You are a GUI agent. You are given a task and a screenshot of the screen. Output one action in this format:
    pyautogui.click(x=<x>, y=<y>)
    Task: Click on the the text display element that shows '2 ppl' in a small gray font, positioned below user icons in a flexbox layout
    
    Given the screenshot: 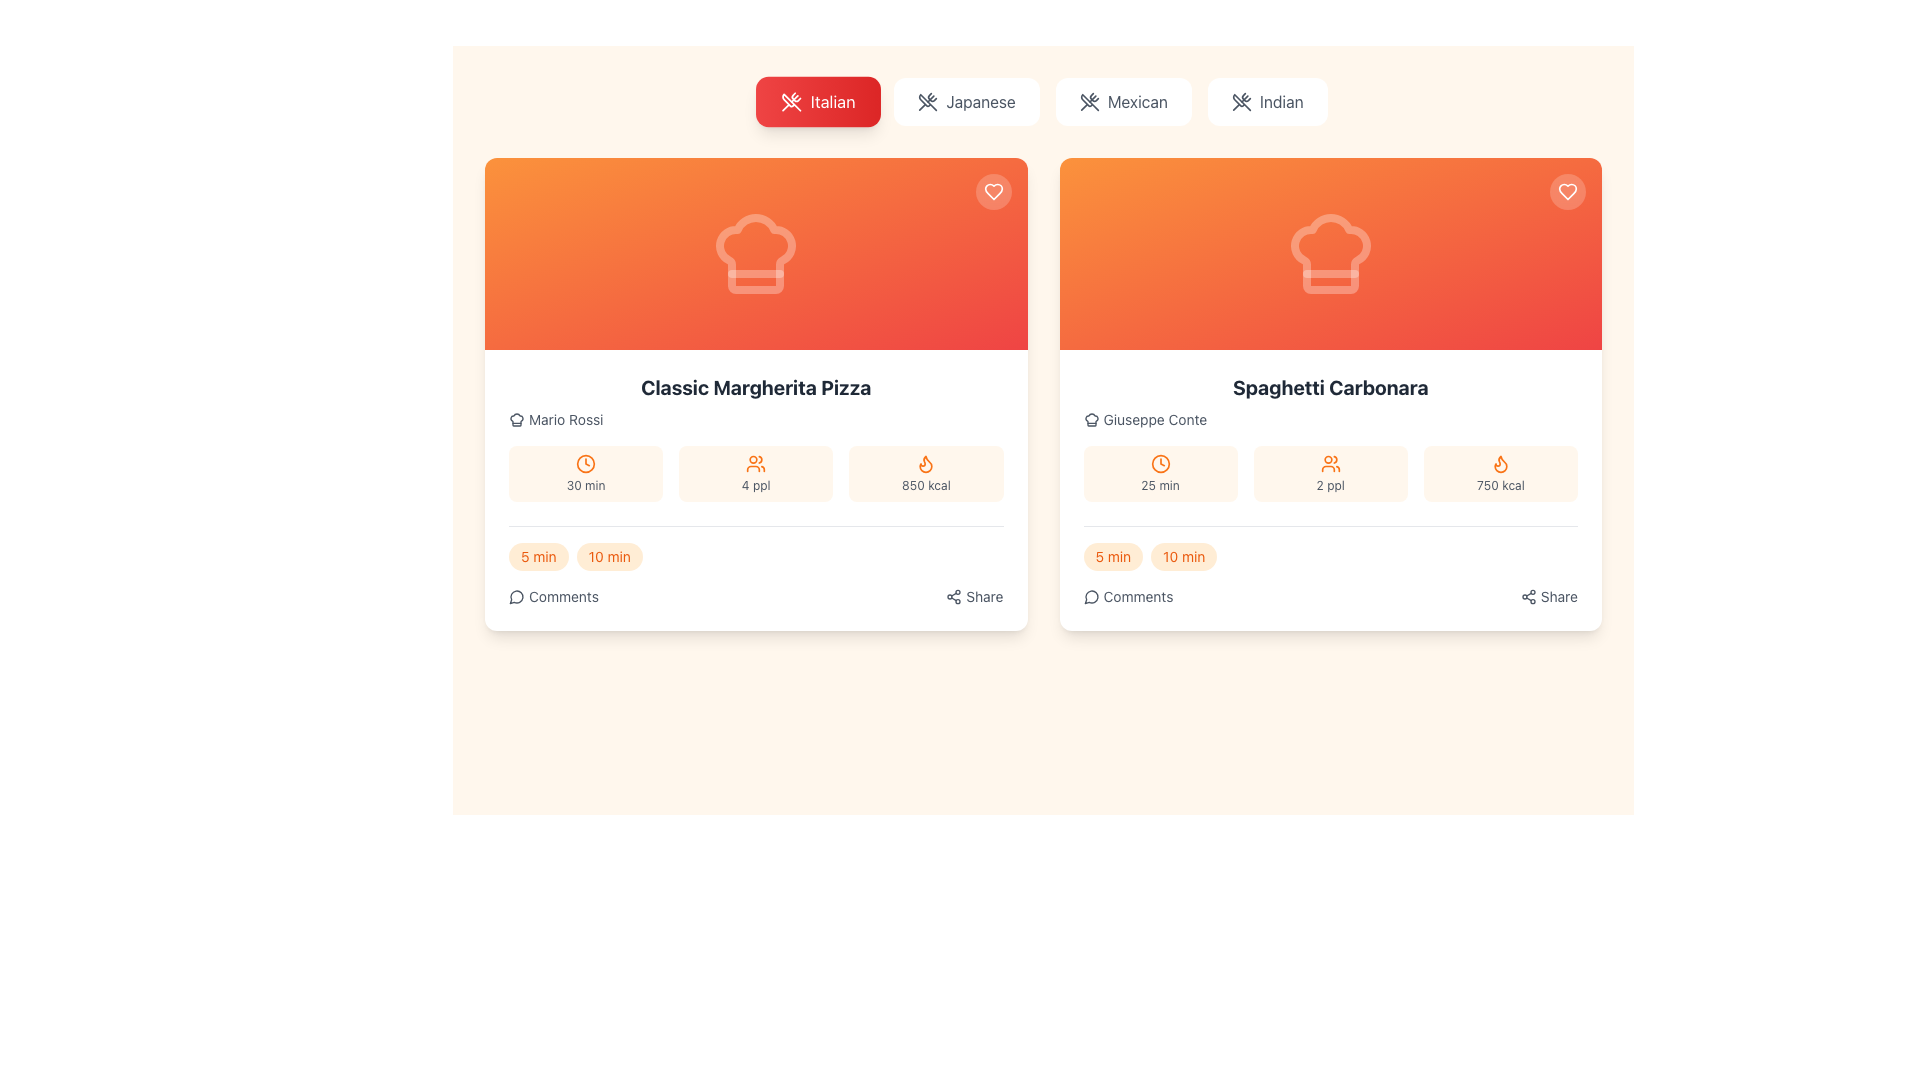 What is the action you would take?
    pyautogui.click(x=1330, y=486)
    